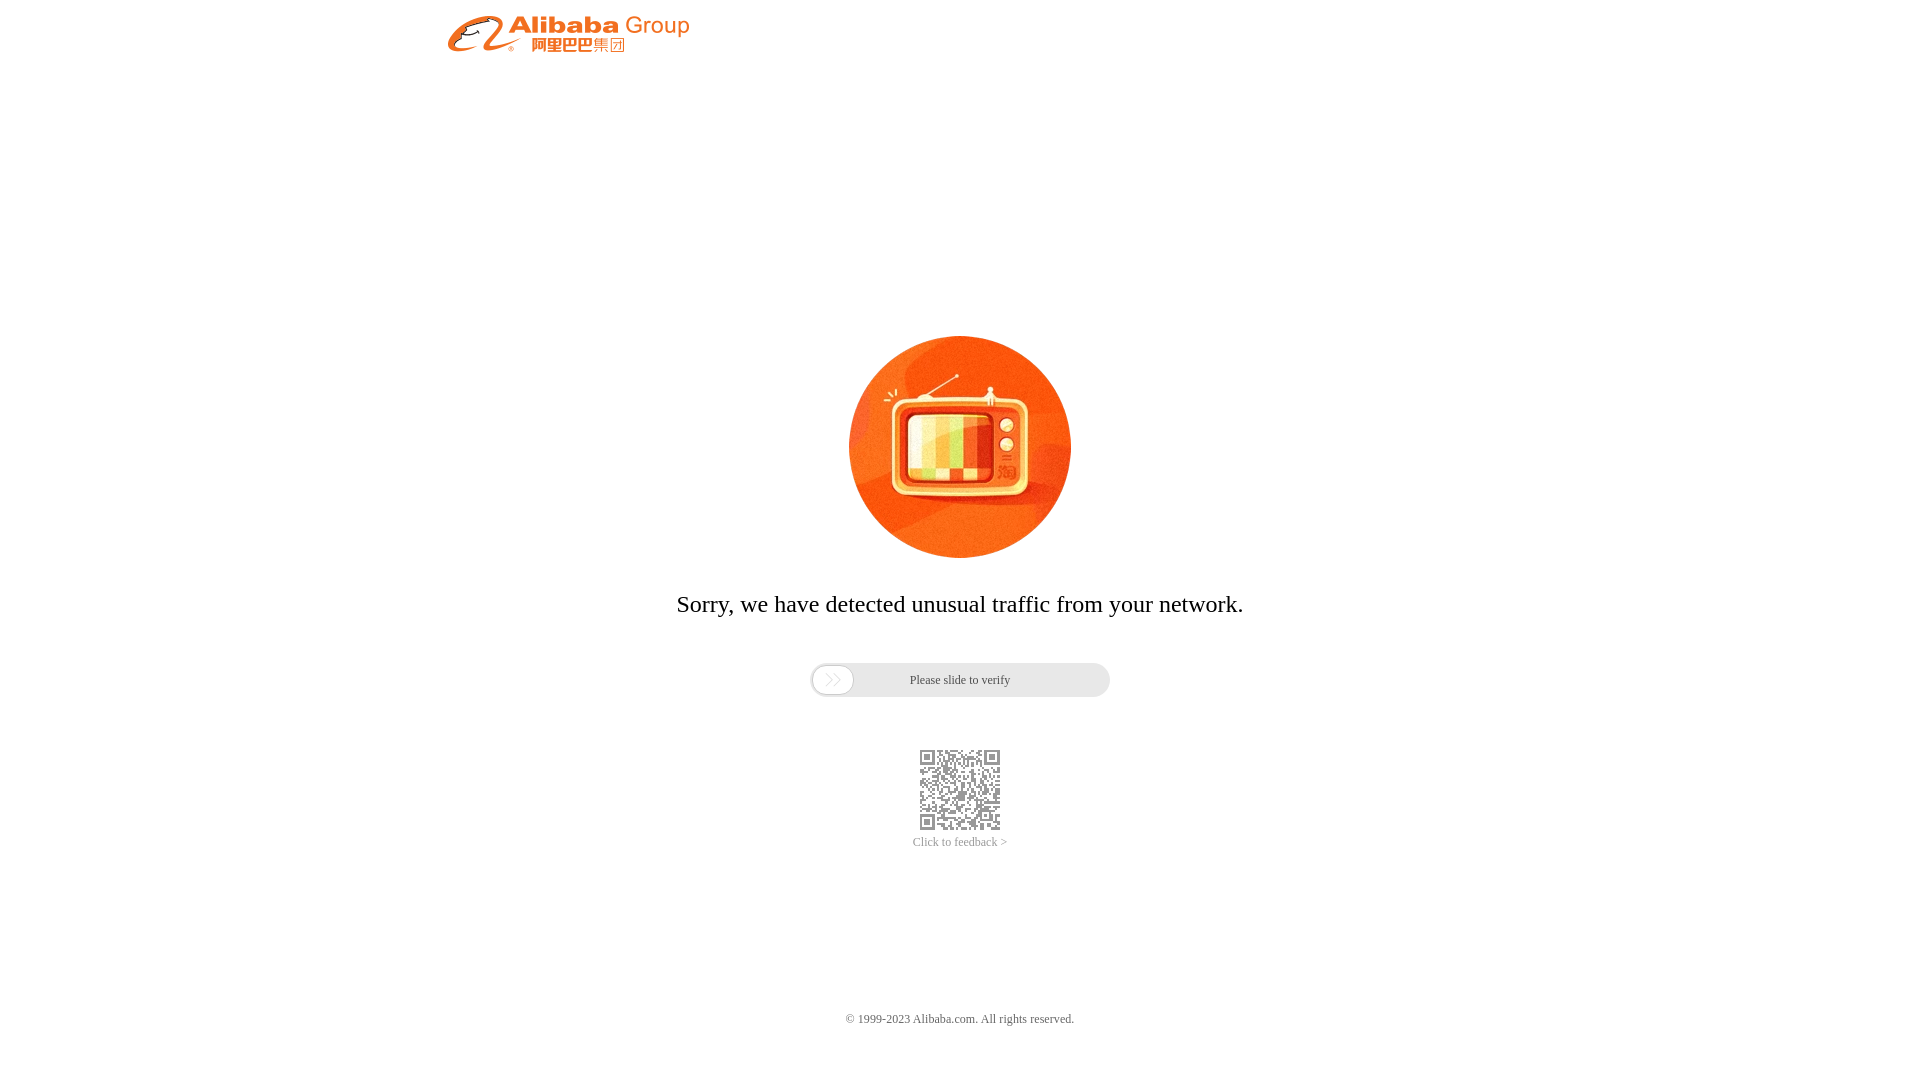 This screenshot has width=1920, height=1080. What do you see at coordinates (960, 842) in the screenshot?
I see `'Click to feedback >'` at bounding box center [960, 842].